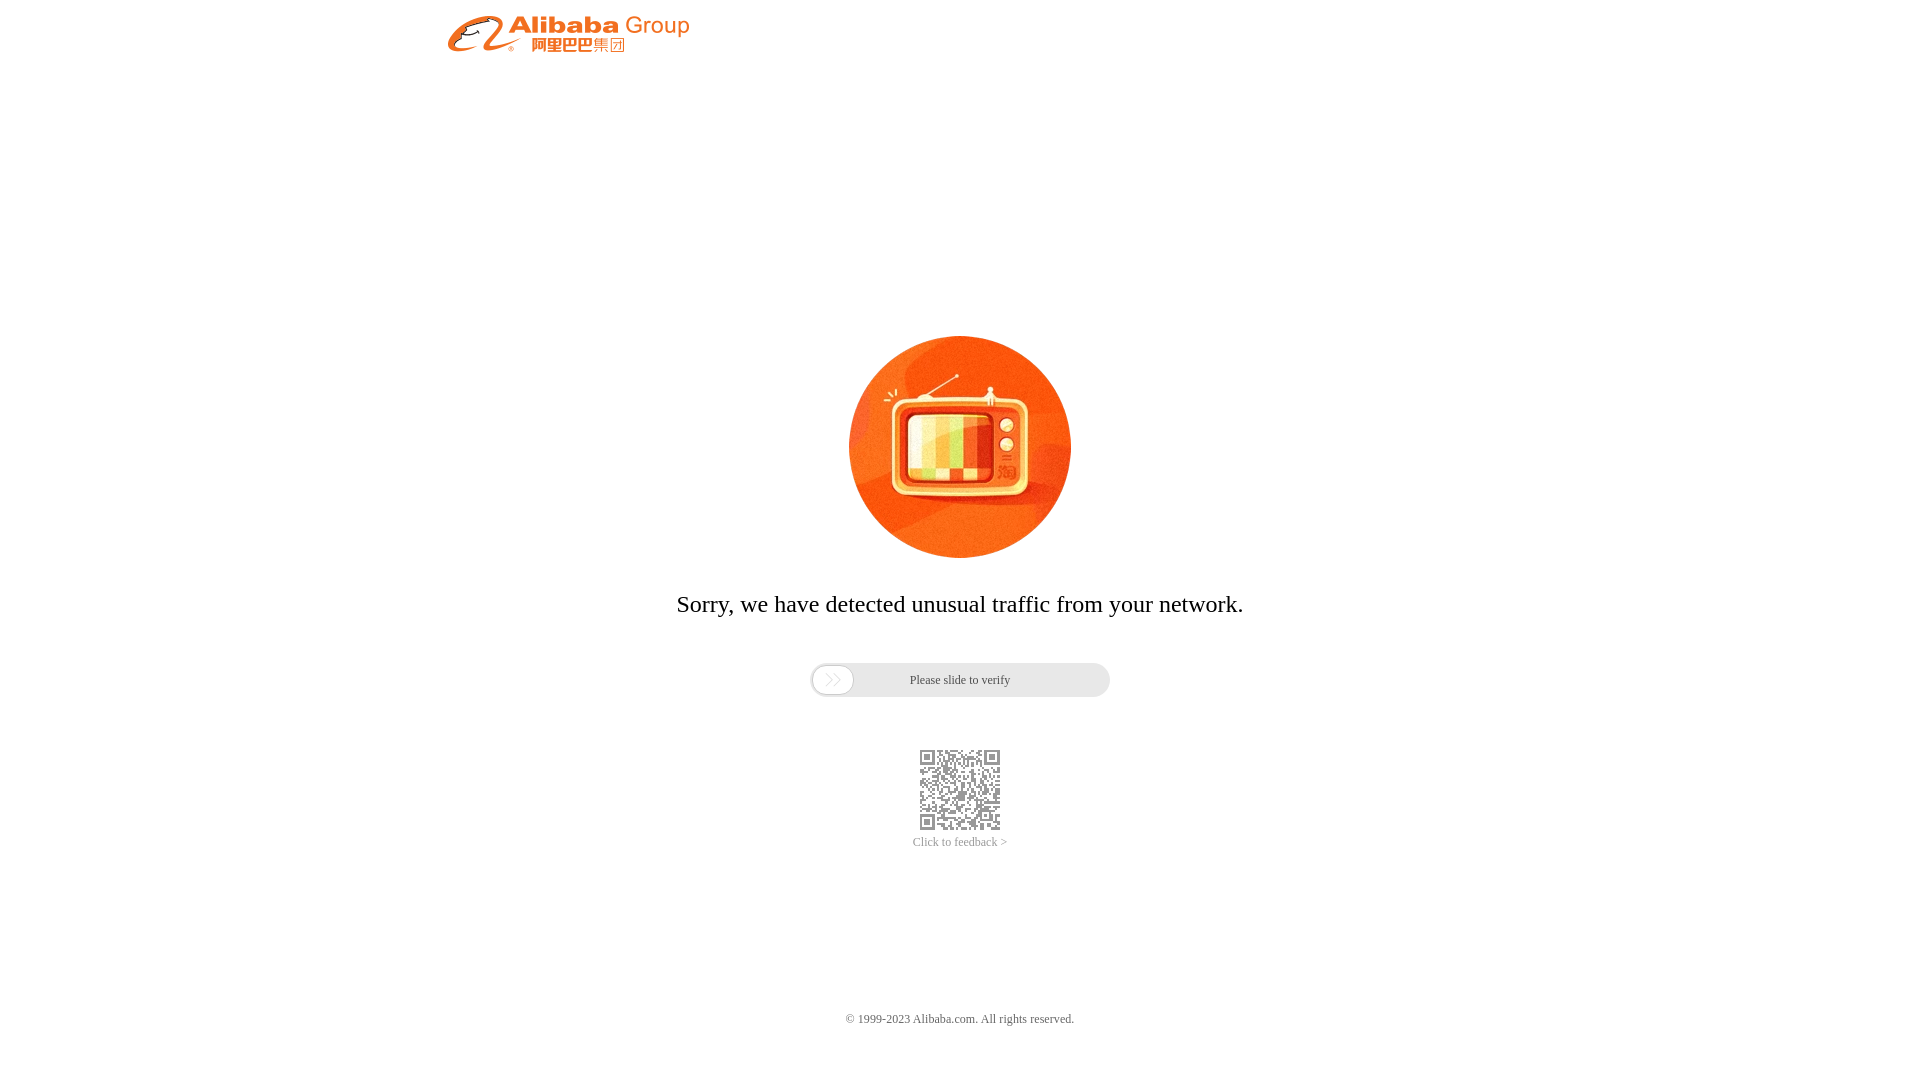 This screenshot has width=1920, height=1080. What do you see at coordinates (960, 842) in the screenshot?
I see `'Click to feedback >'` at bounding box center [960, 842].